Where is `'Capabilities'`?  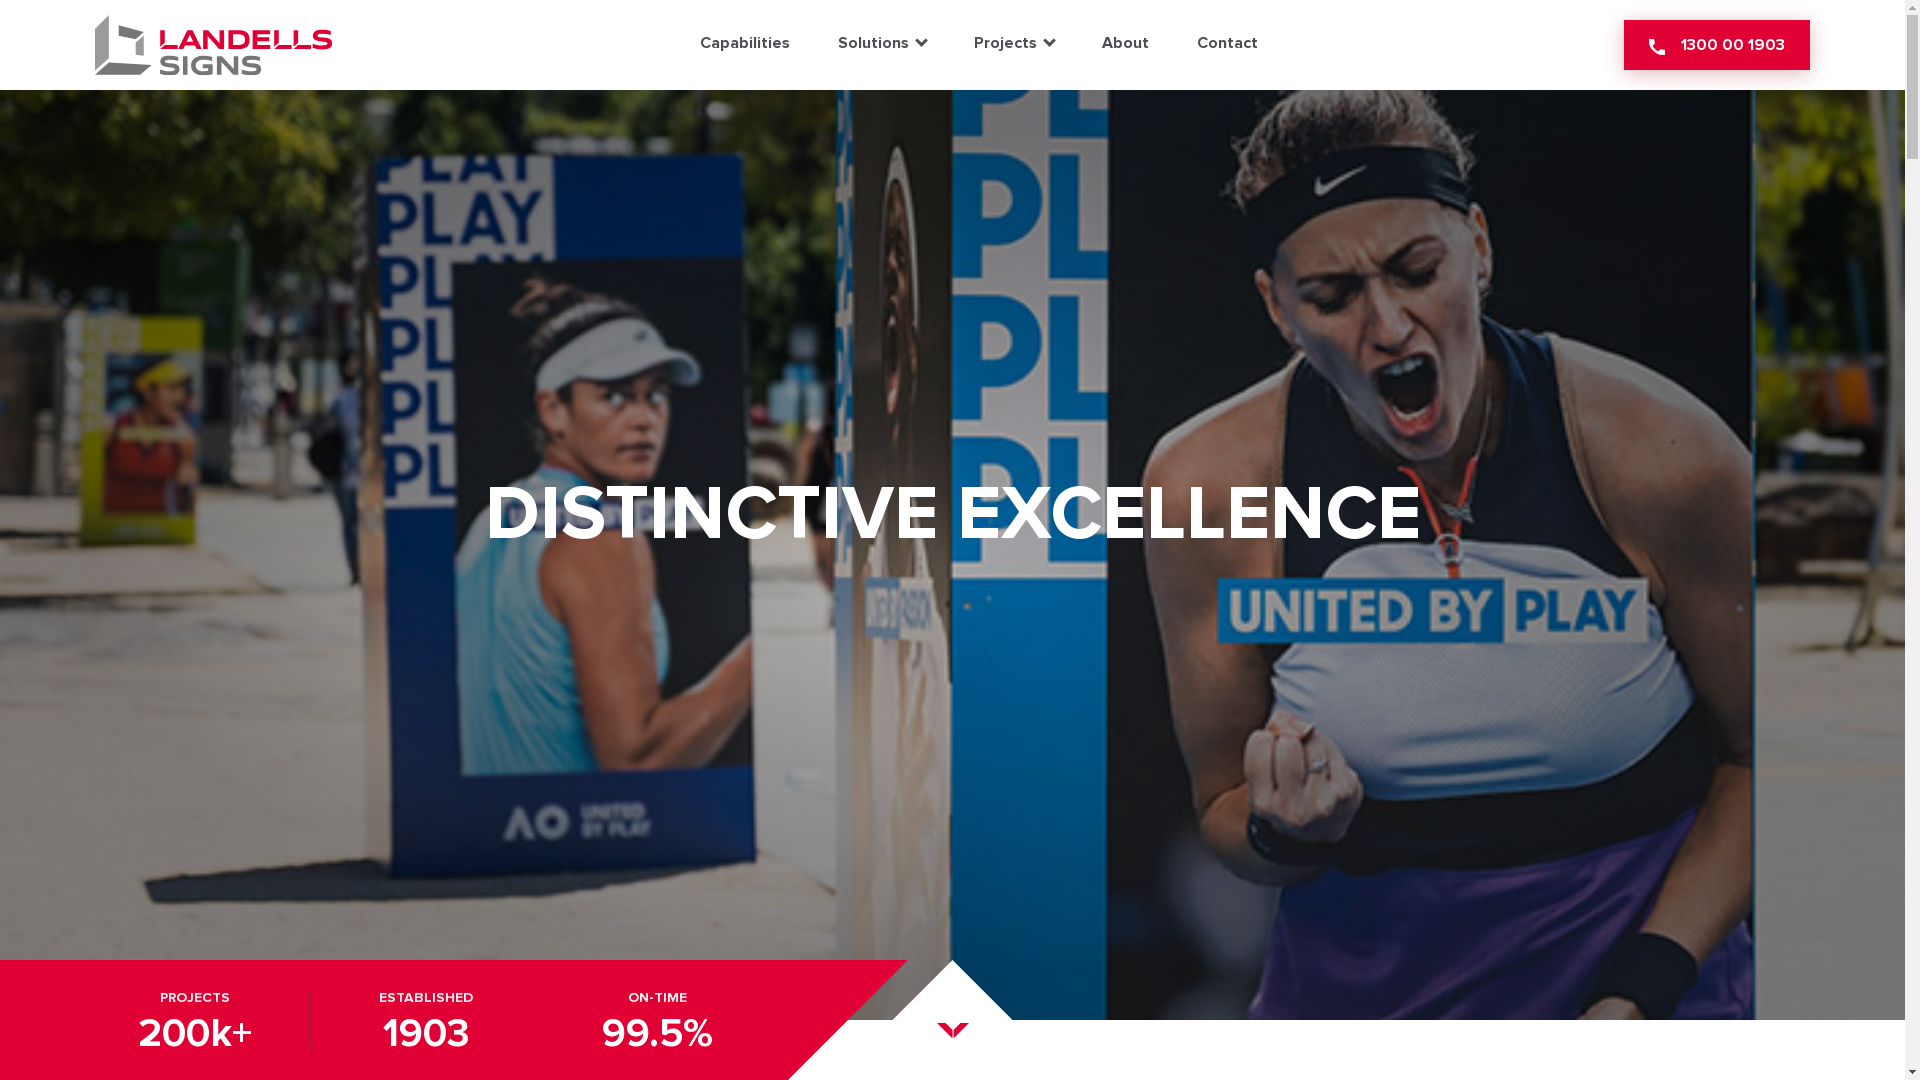
'Capabilities' is located at coordinates (700, 45).